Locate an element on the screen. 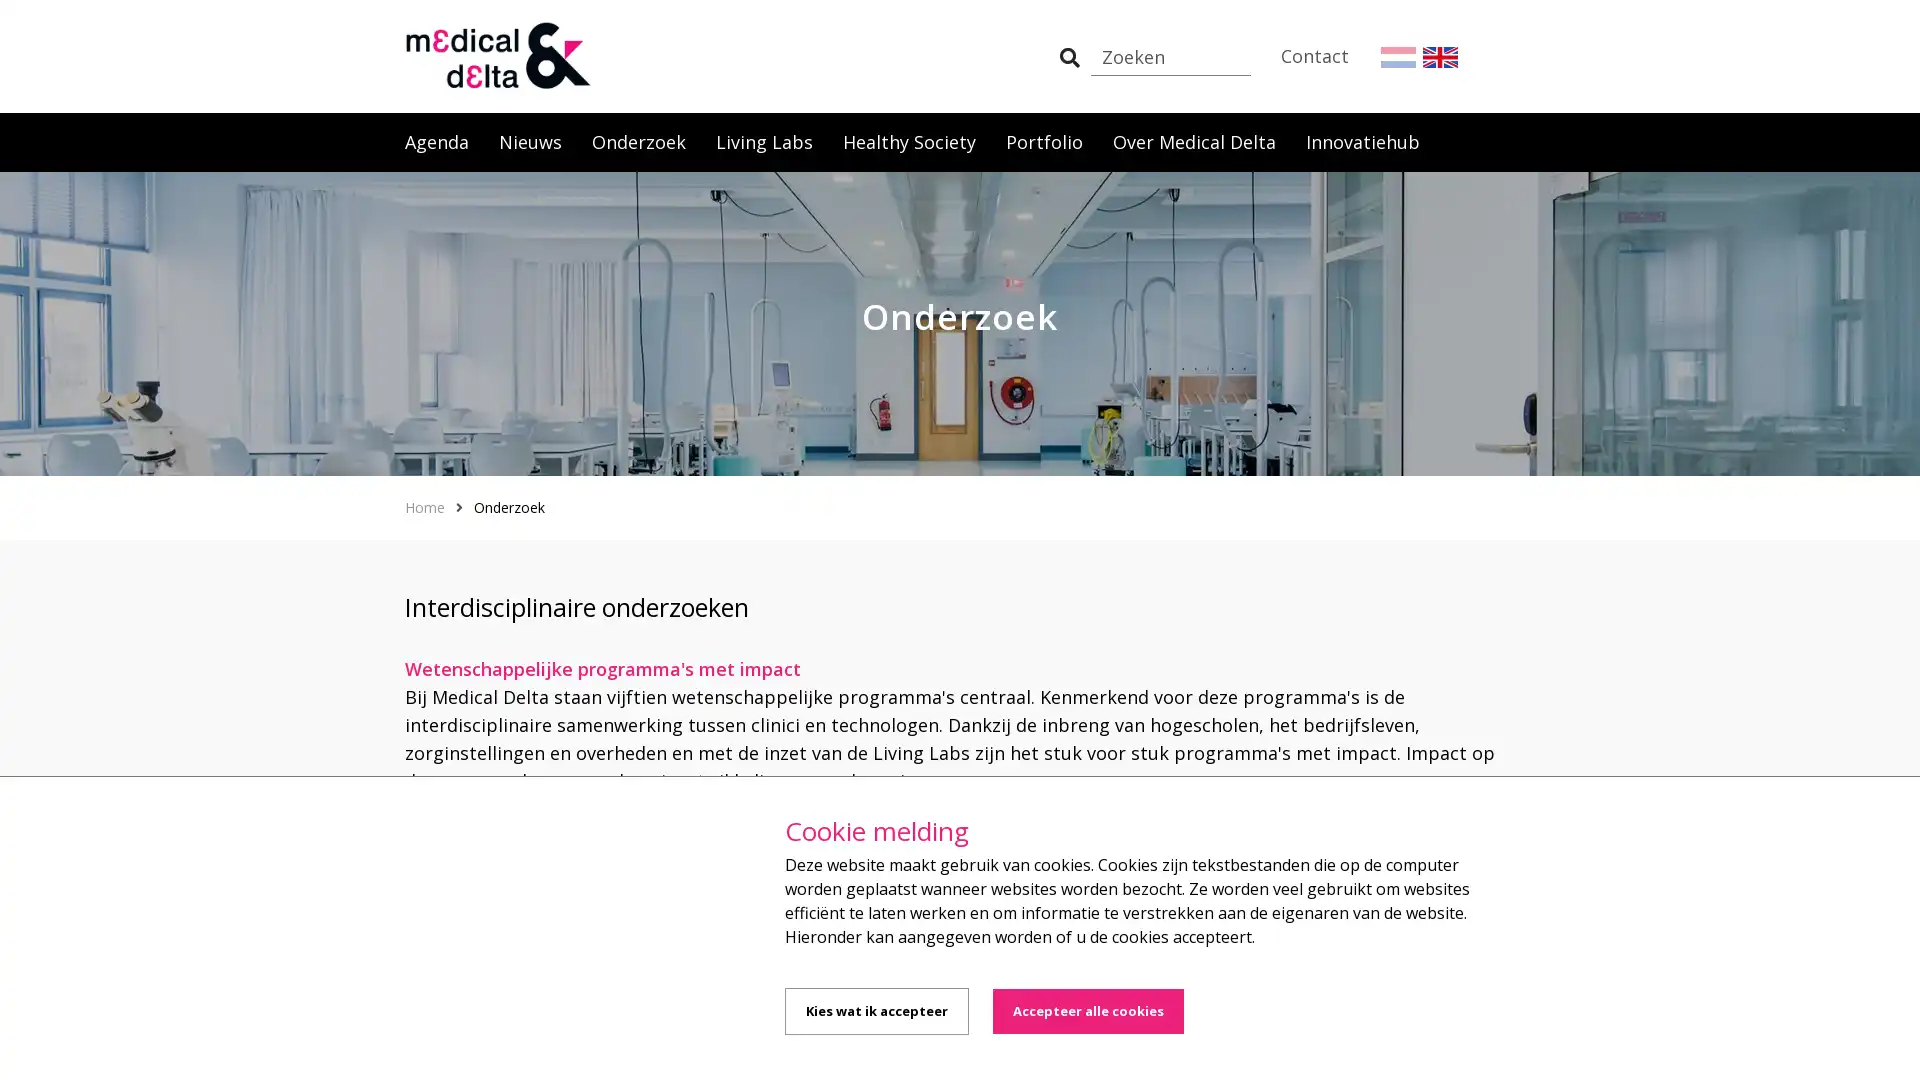 Image resolution: width=1920 pixels, height=1080 pixels. Kies wat ik accepteer is located at coordinates (877, 1011).